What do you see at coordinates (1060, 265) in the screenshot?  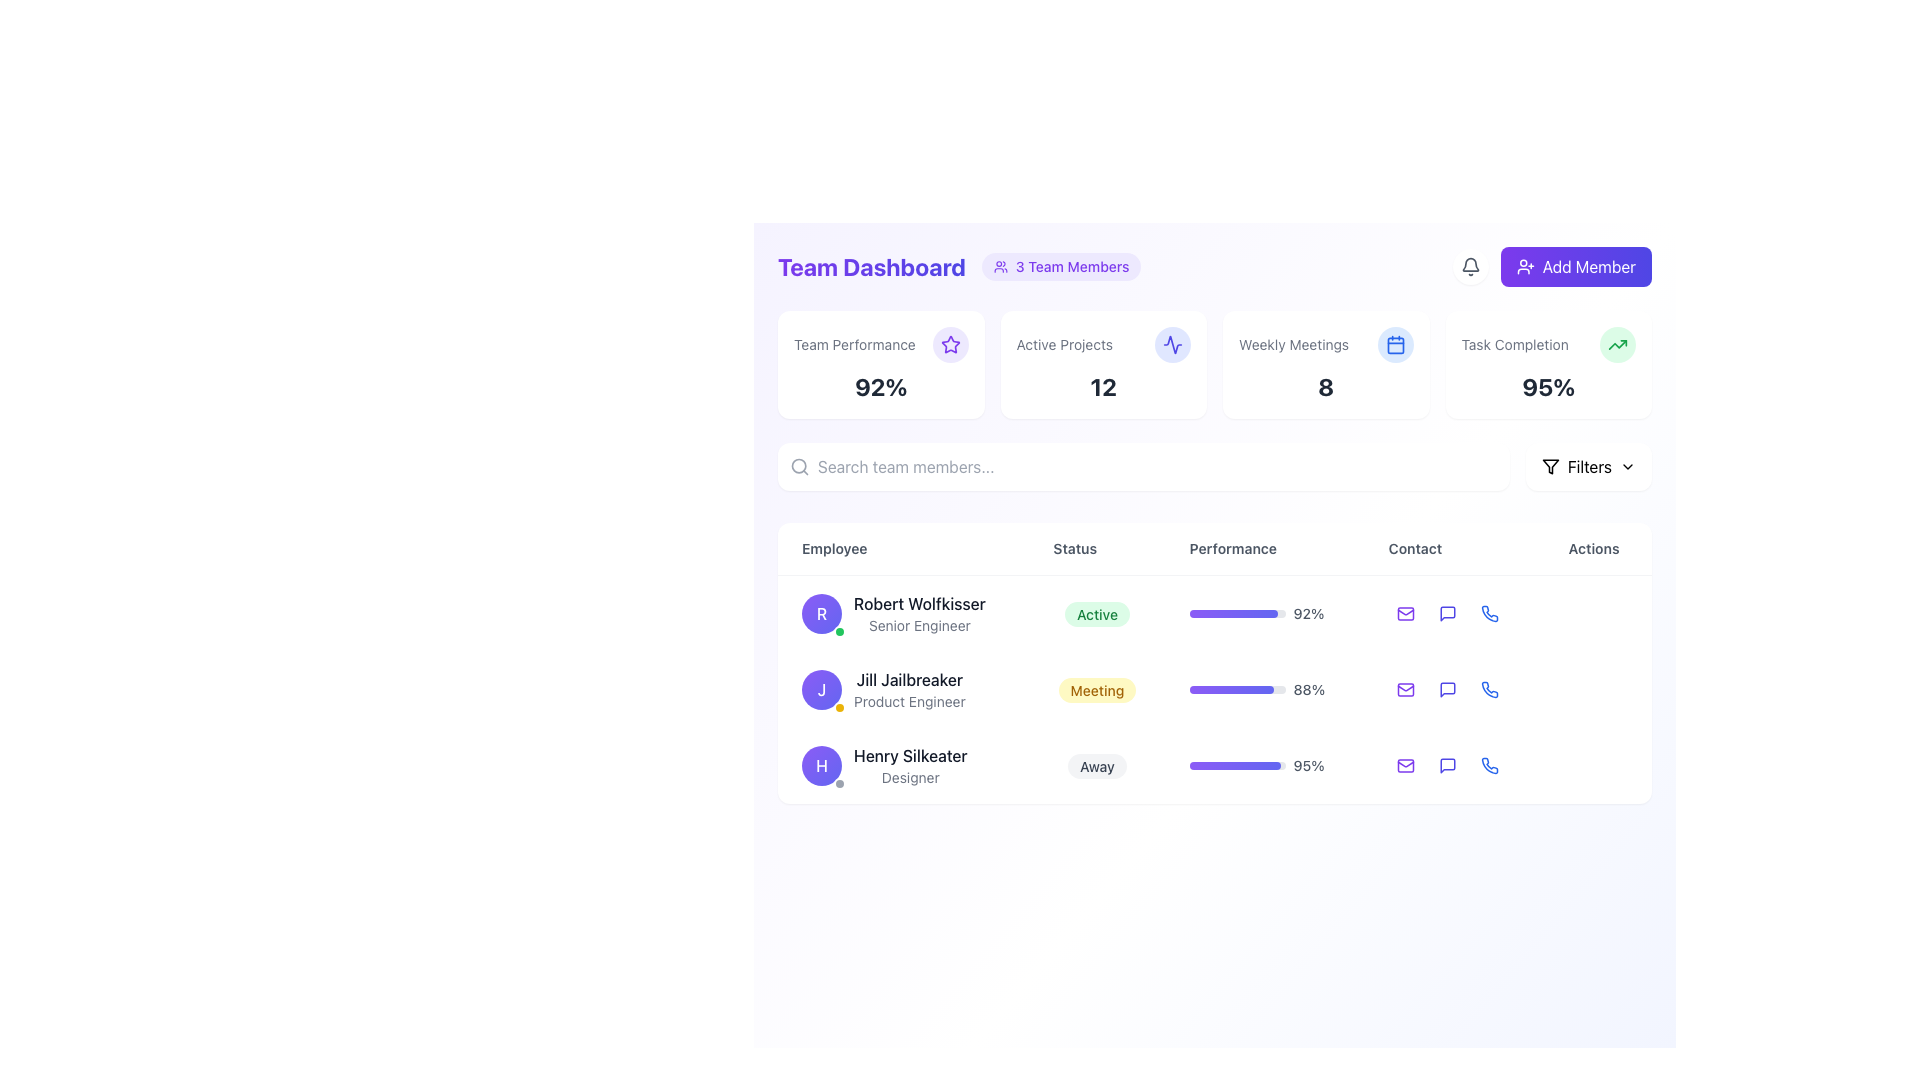 I see `the pill-shaped button labeled '3 Team Members' with a light violet background, positioned to the right of the 'Team Dashboard' heading` at bounding box center [1060, 265].